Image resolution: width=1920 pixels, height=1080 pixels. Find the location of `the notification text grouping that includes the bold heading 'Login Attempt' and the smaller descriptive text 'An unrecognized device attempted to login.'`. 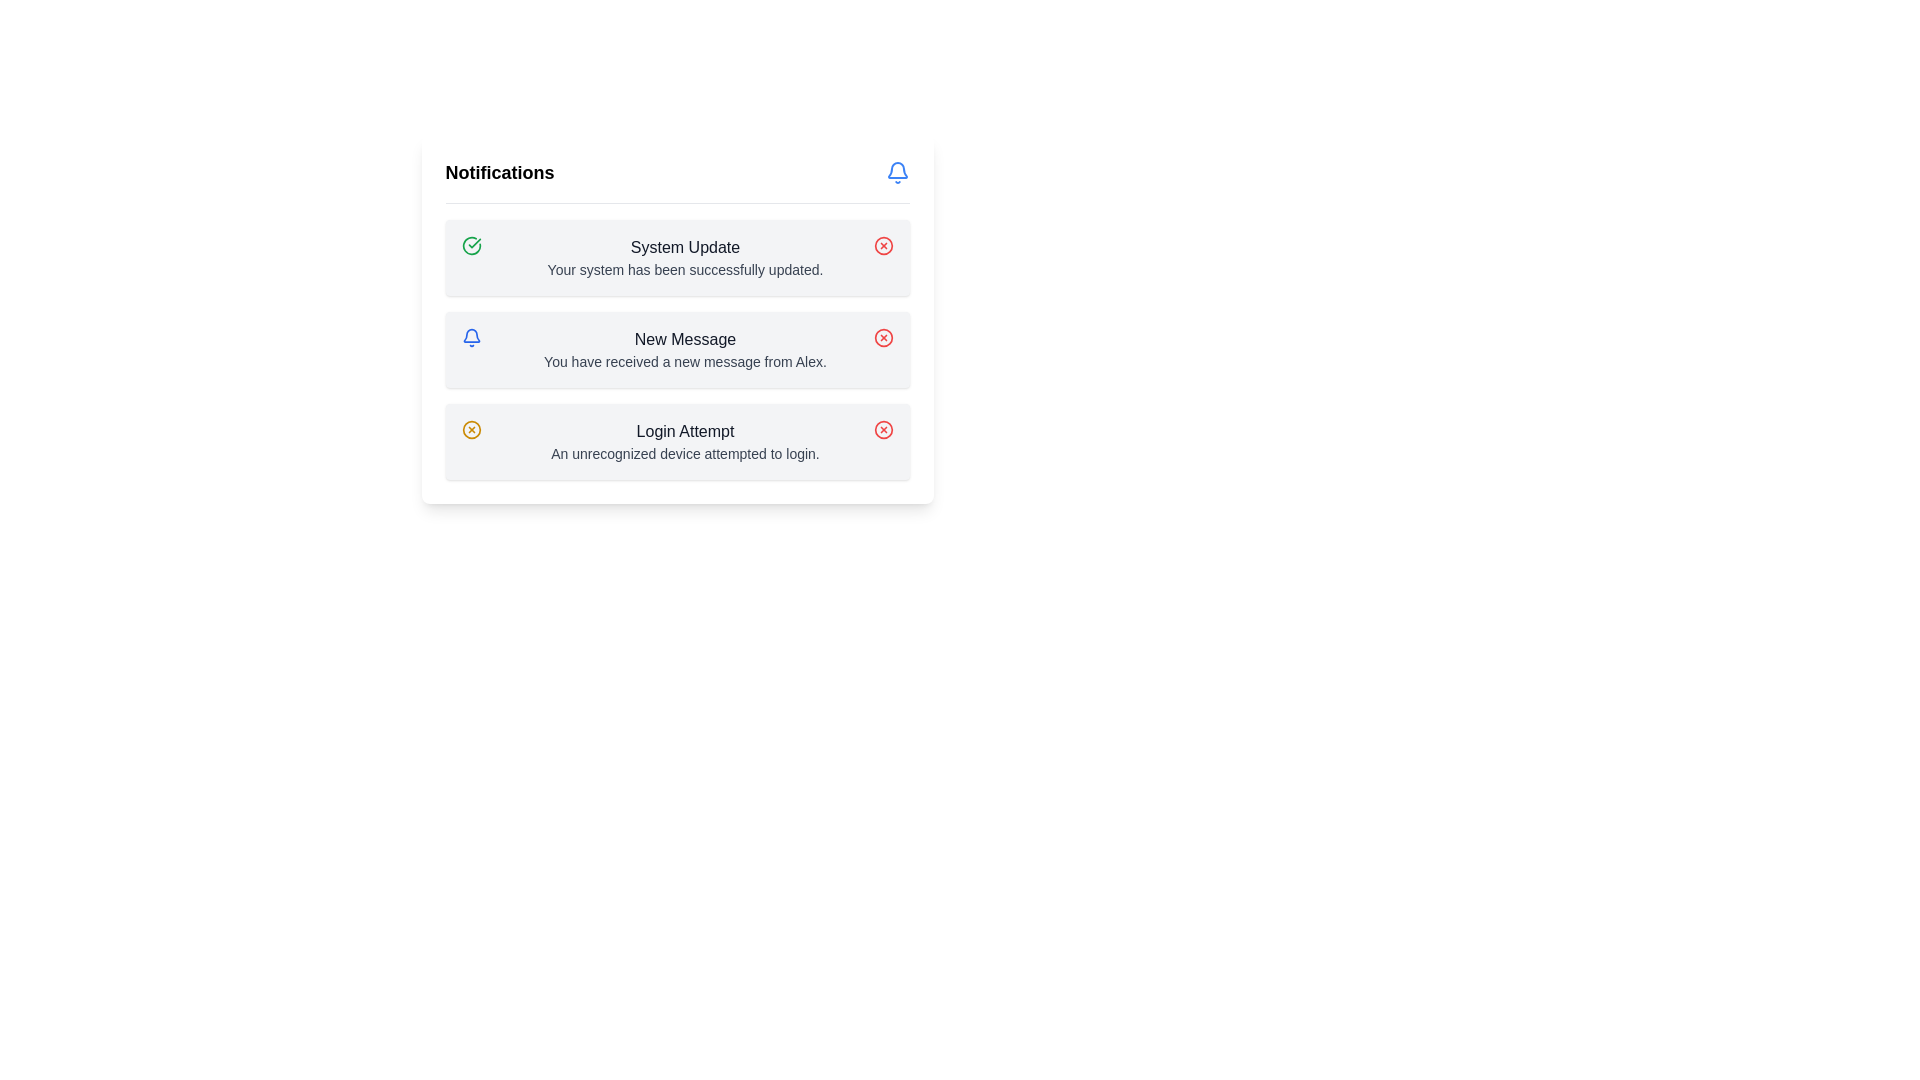

the notification text grouping that includes the bold heading 'Login Attempt' and the smaller descriptive text 'An unrecognized device attempted to login.' is located at coordinates (685, 441).